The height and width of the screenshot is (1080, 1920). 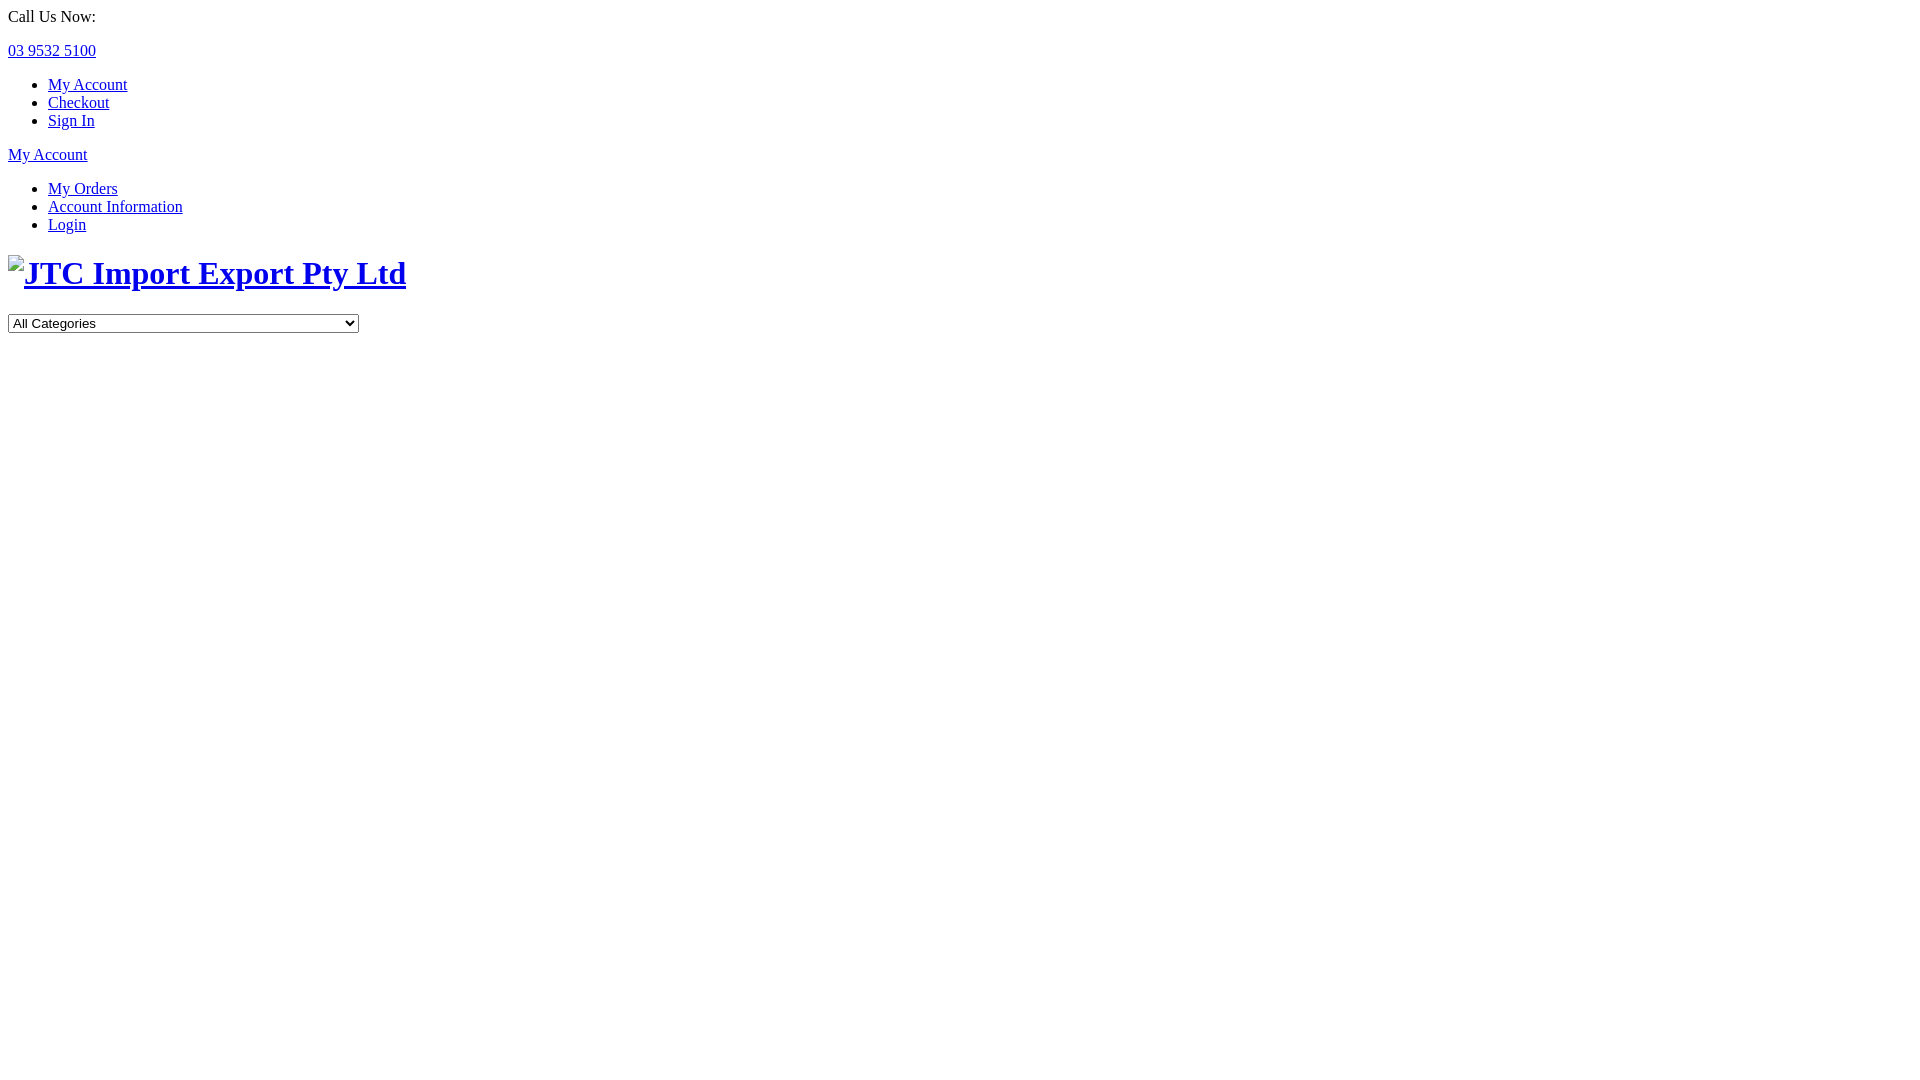 What do you see at coordinates (48, 153) in the screenshot?
I see `'My Account'` at bounding box center [48, 153].